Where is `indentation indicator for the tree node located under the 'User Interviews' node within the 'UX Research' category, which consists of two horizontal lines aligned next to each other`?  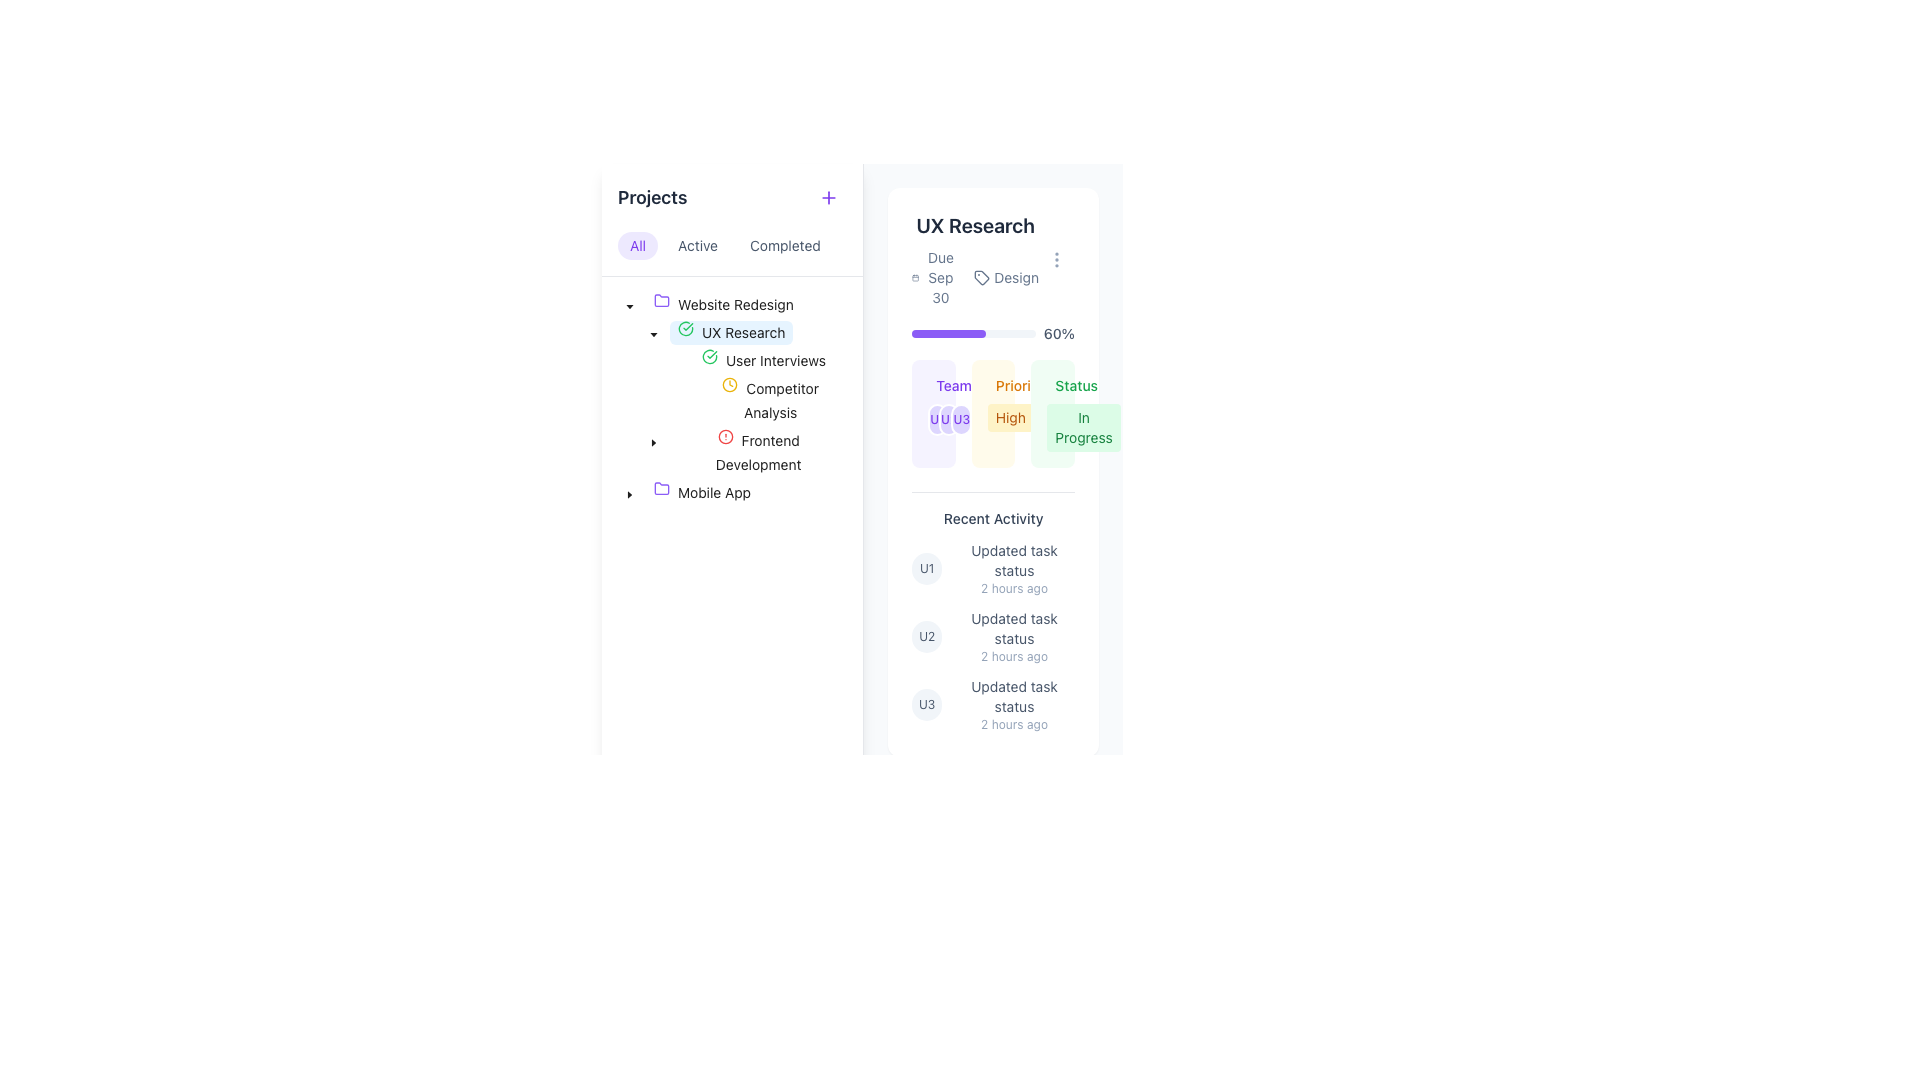 indentation indicator for the tree node located under the 'User Interviews' node within the 'UX Research' category, which consists of two horizontal lines aligned next to each other is located at coordinates (642, 361).